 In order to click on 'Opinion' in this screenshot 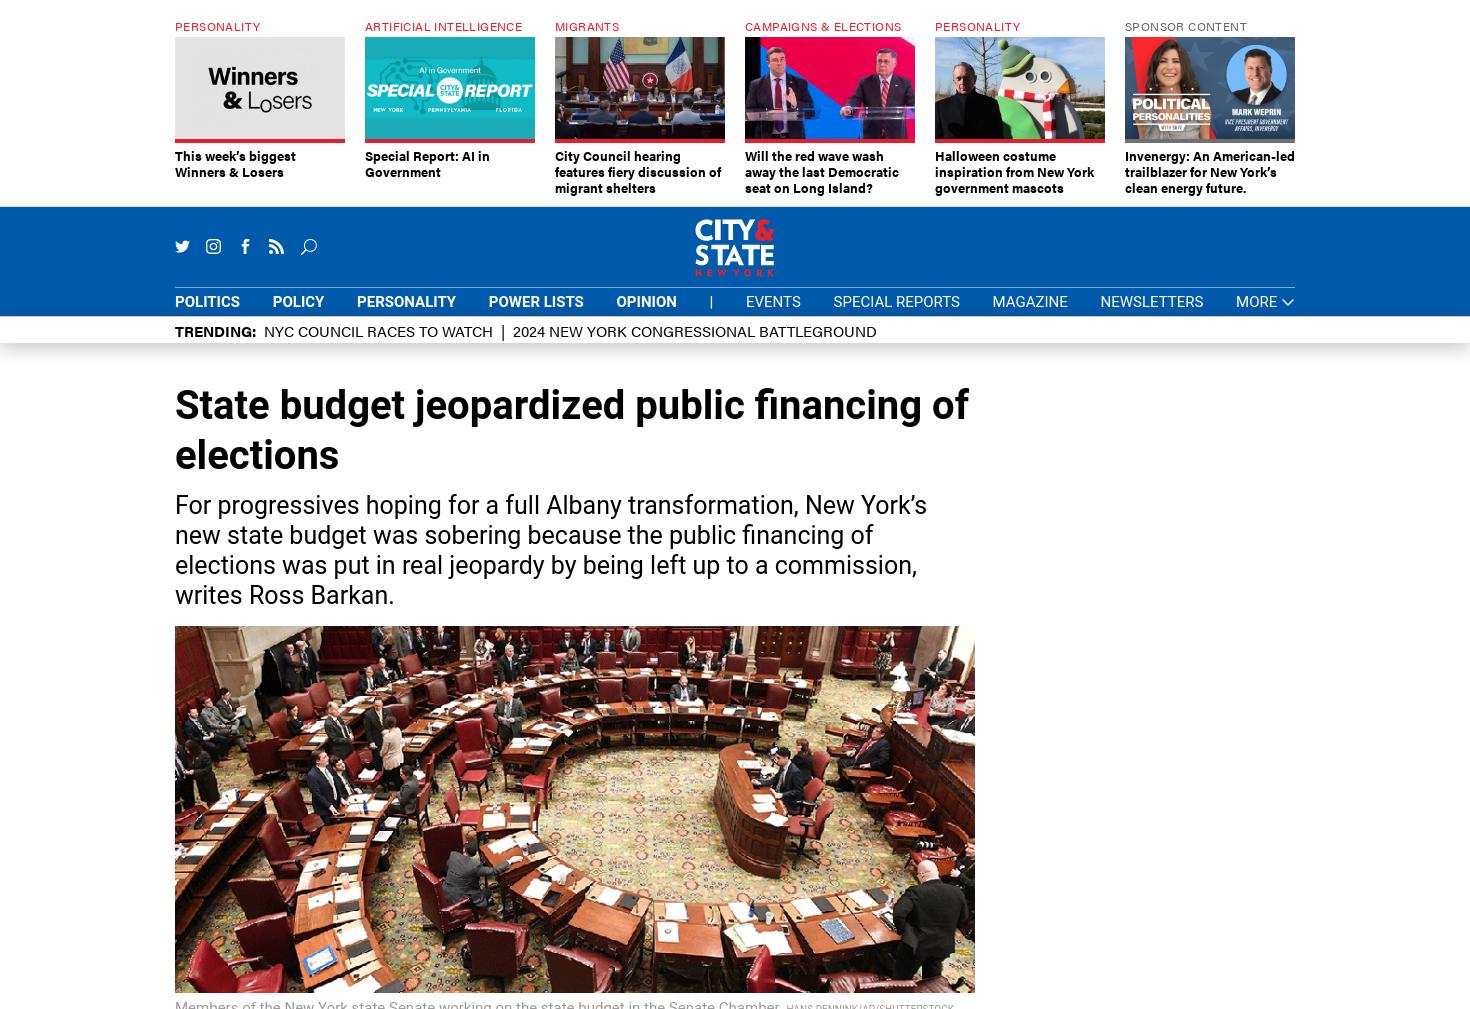, I will do `click(645, 300)`.